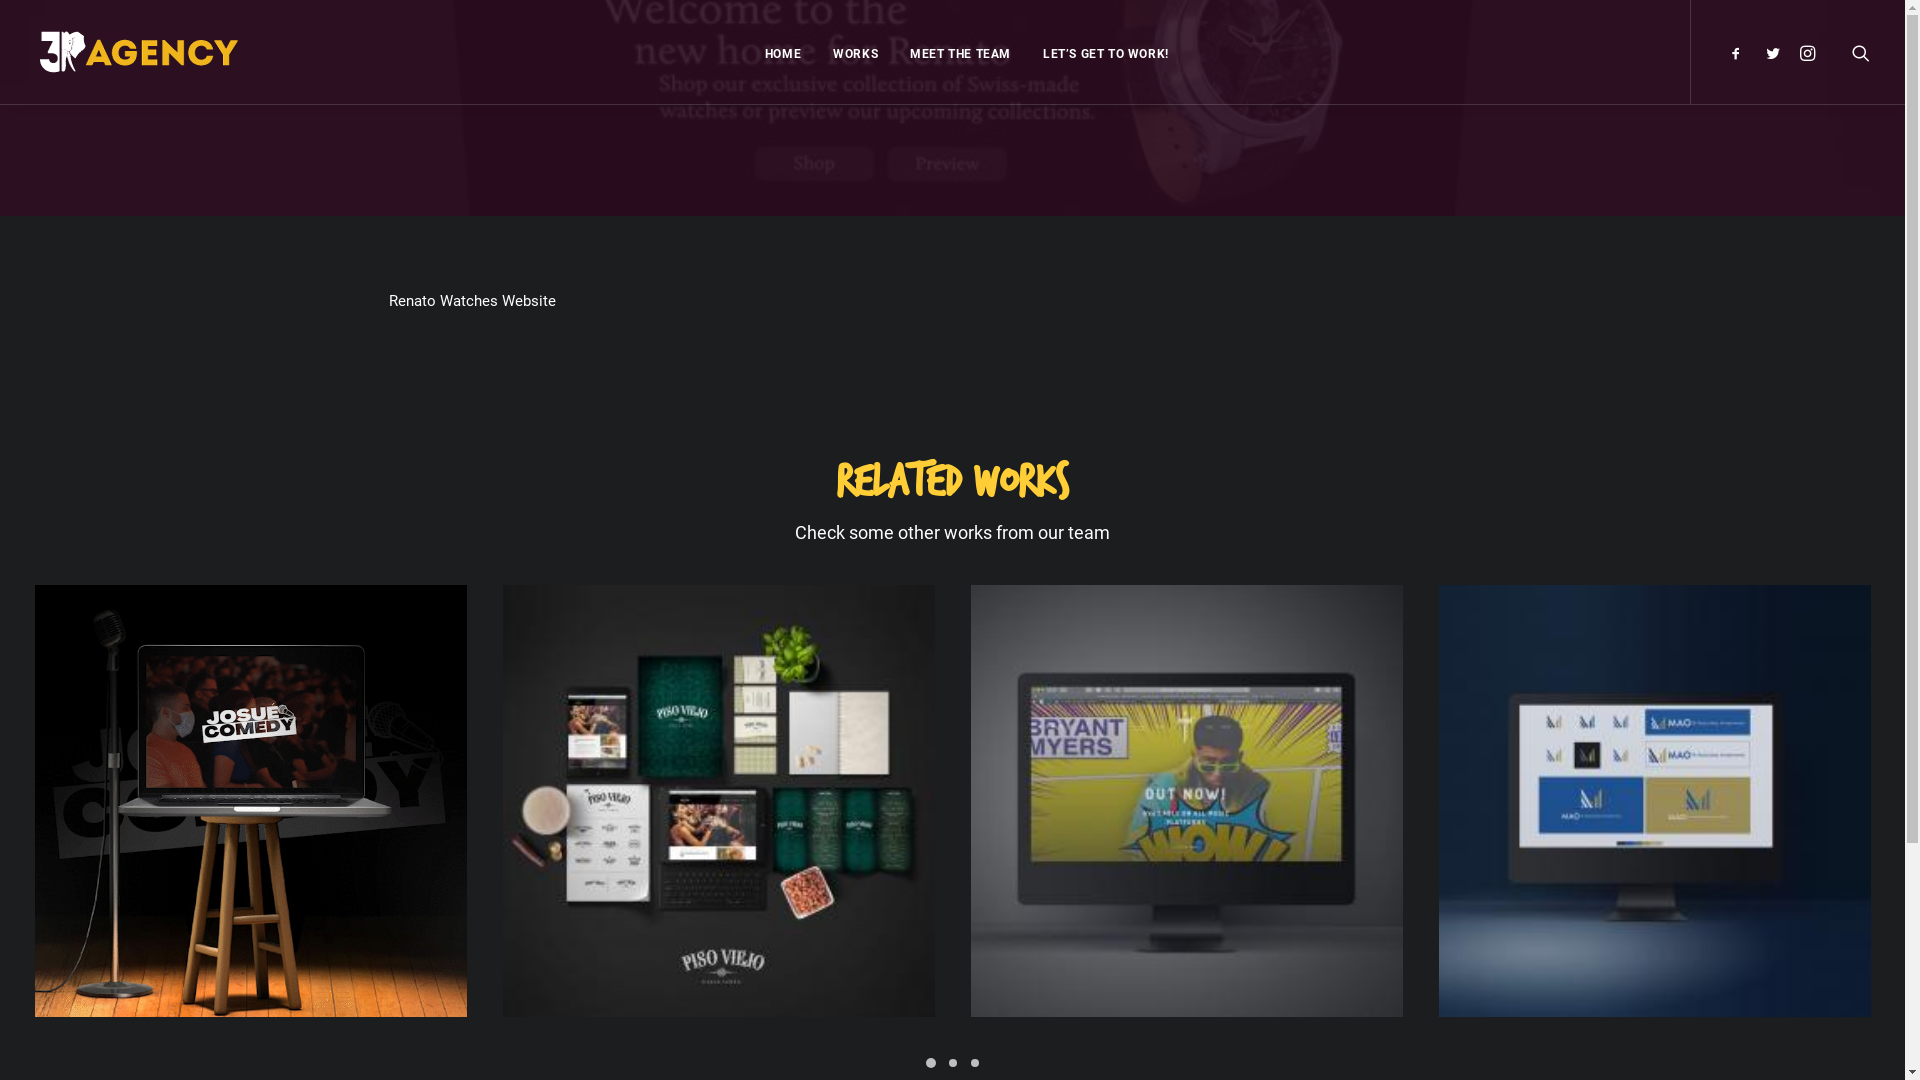 The width and height of the screenshot is (1920, 1080). What do you see at coordinates (855, 50) in the screenshot?
I see `'WORKS'` at bounding box center [855, 50].